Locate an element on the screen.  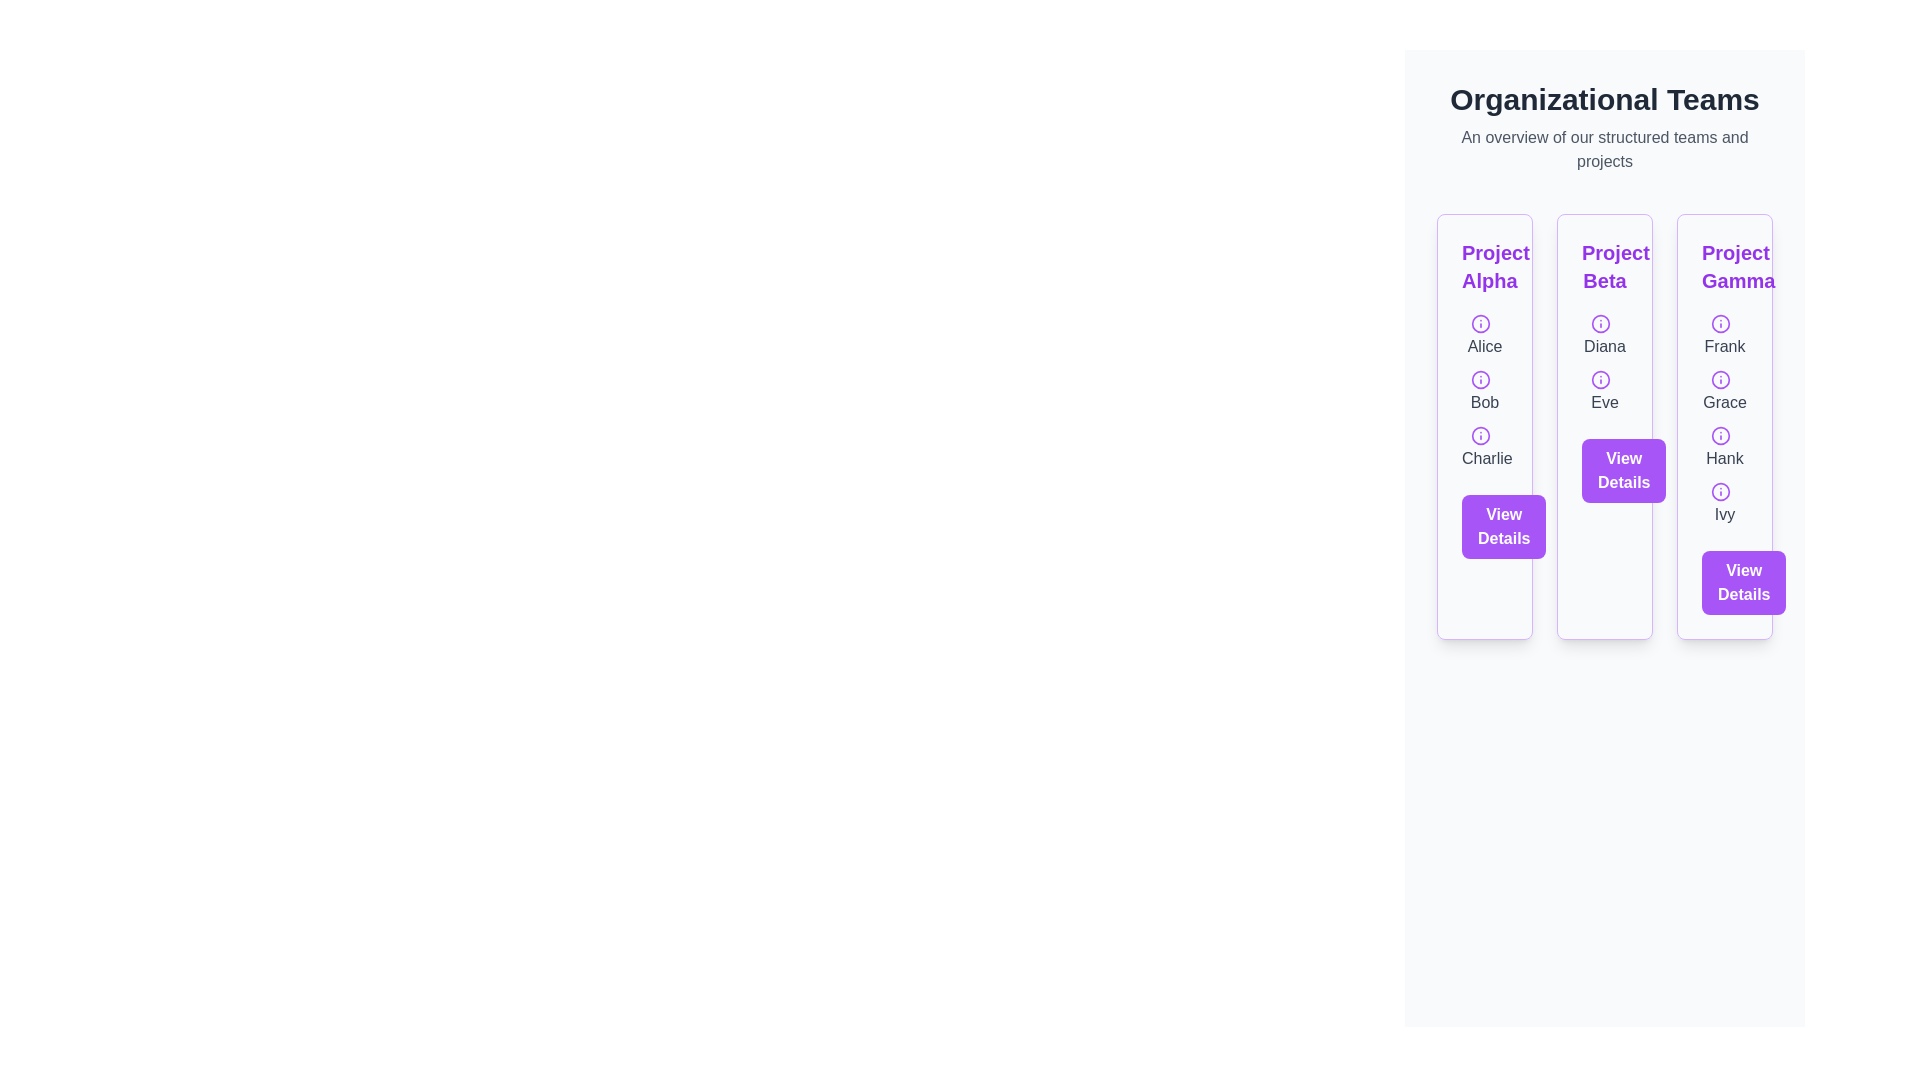
the text label that identifies a team member within the 'Project Alpha' project, located at the top of the list in the leftmost column is located at coordinates (1484, 334).